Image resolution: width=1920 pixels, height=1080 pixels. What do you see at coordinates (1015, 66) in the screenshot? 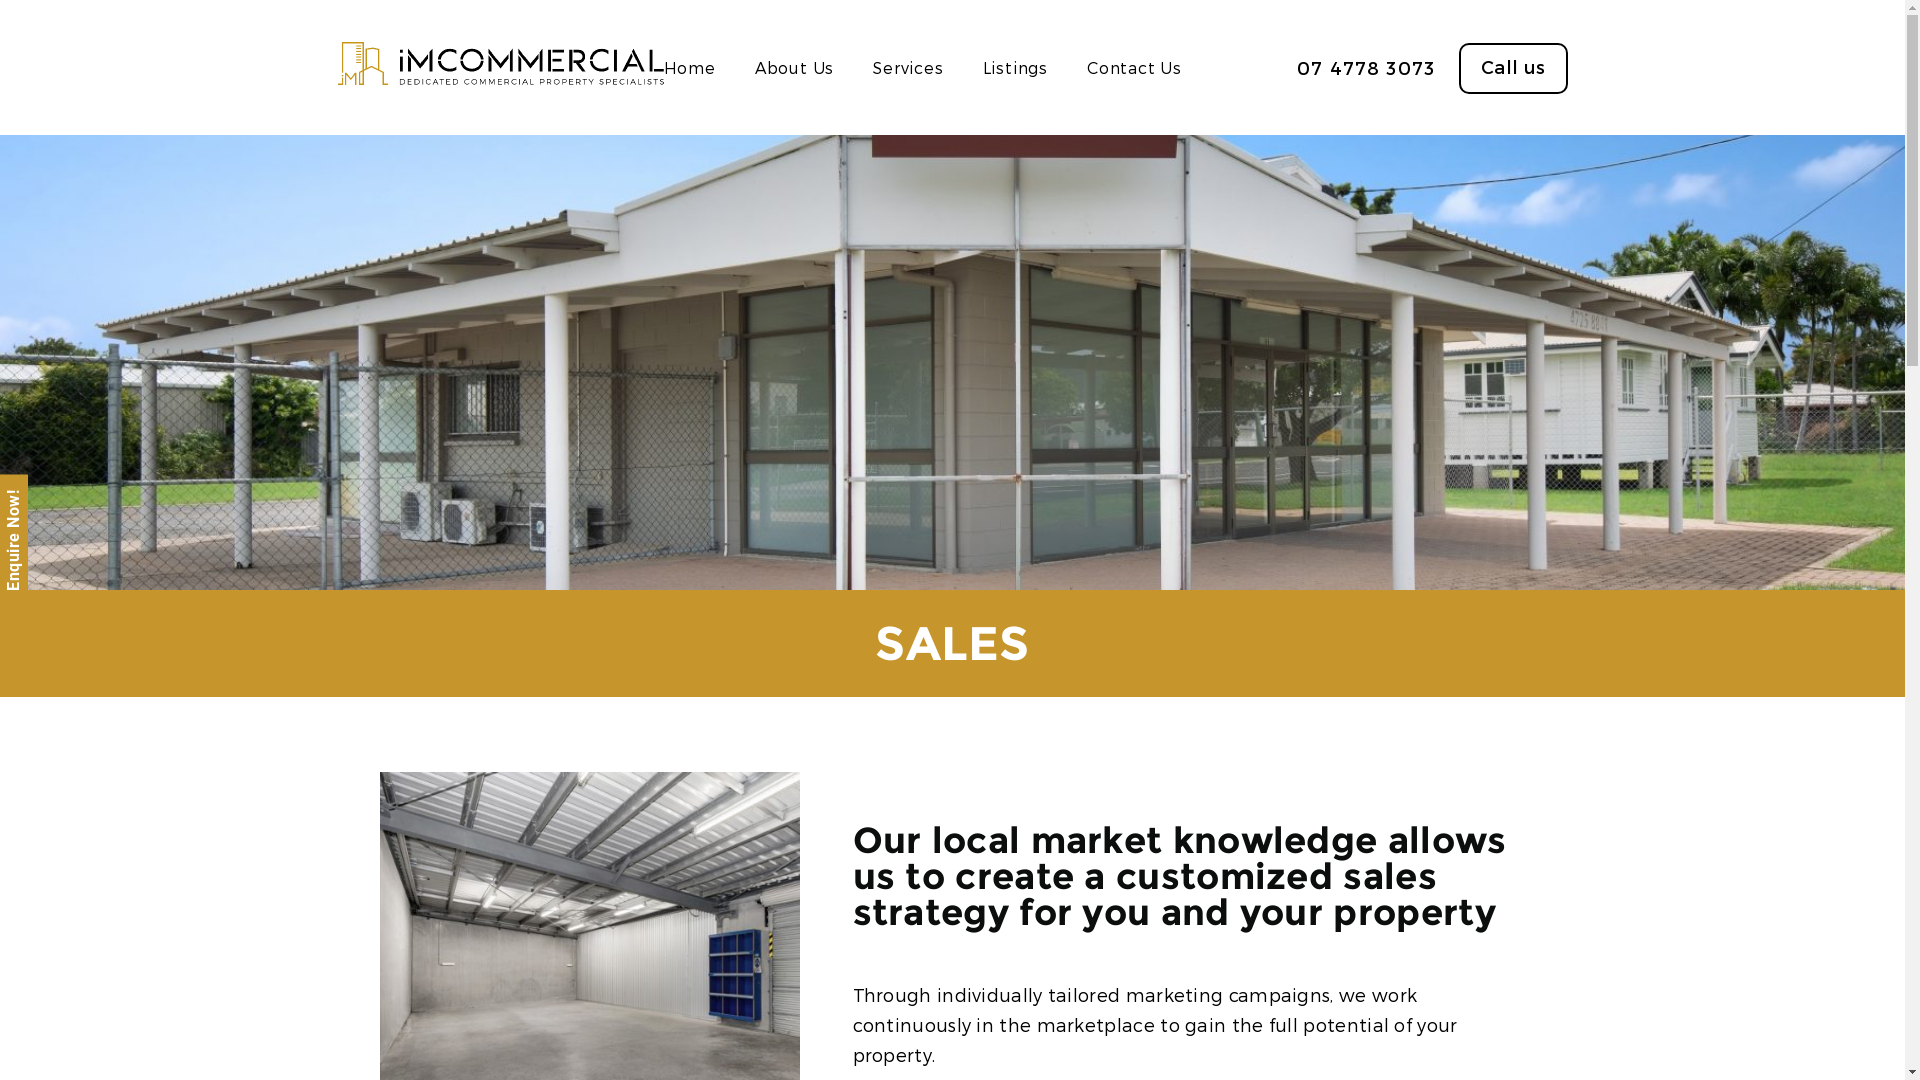
I see `'Listings'` at bounding box center [1015, 66].